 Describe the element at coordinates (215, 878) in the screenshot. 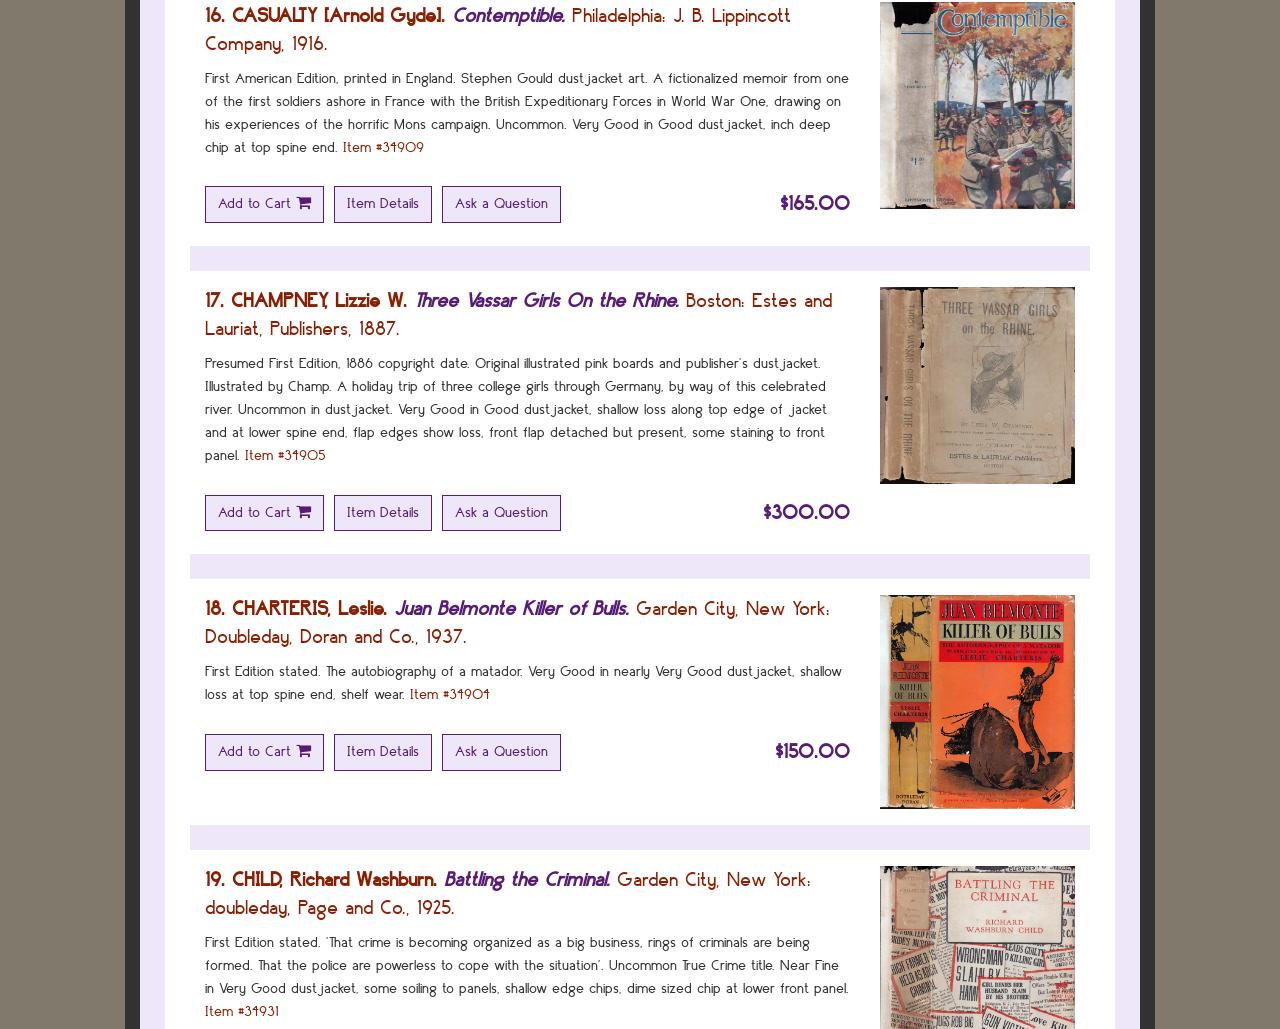

I see `'19.'` at that location.